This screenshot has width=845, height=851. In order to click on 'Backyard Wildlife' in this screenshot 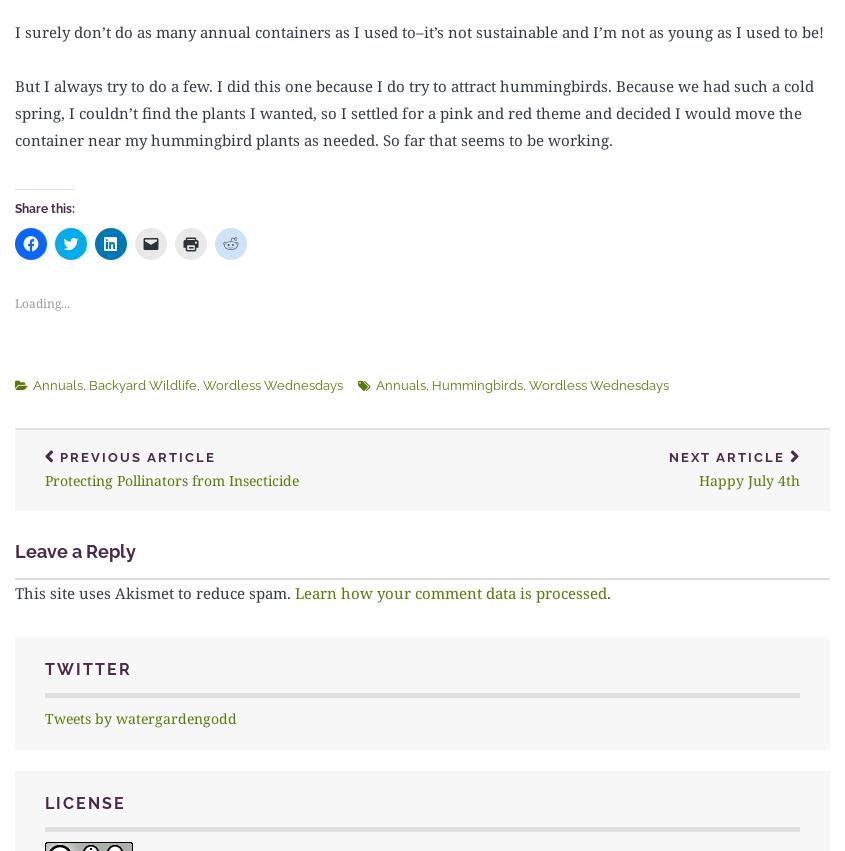, I will do `click(142, 385)`.